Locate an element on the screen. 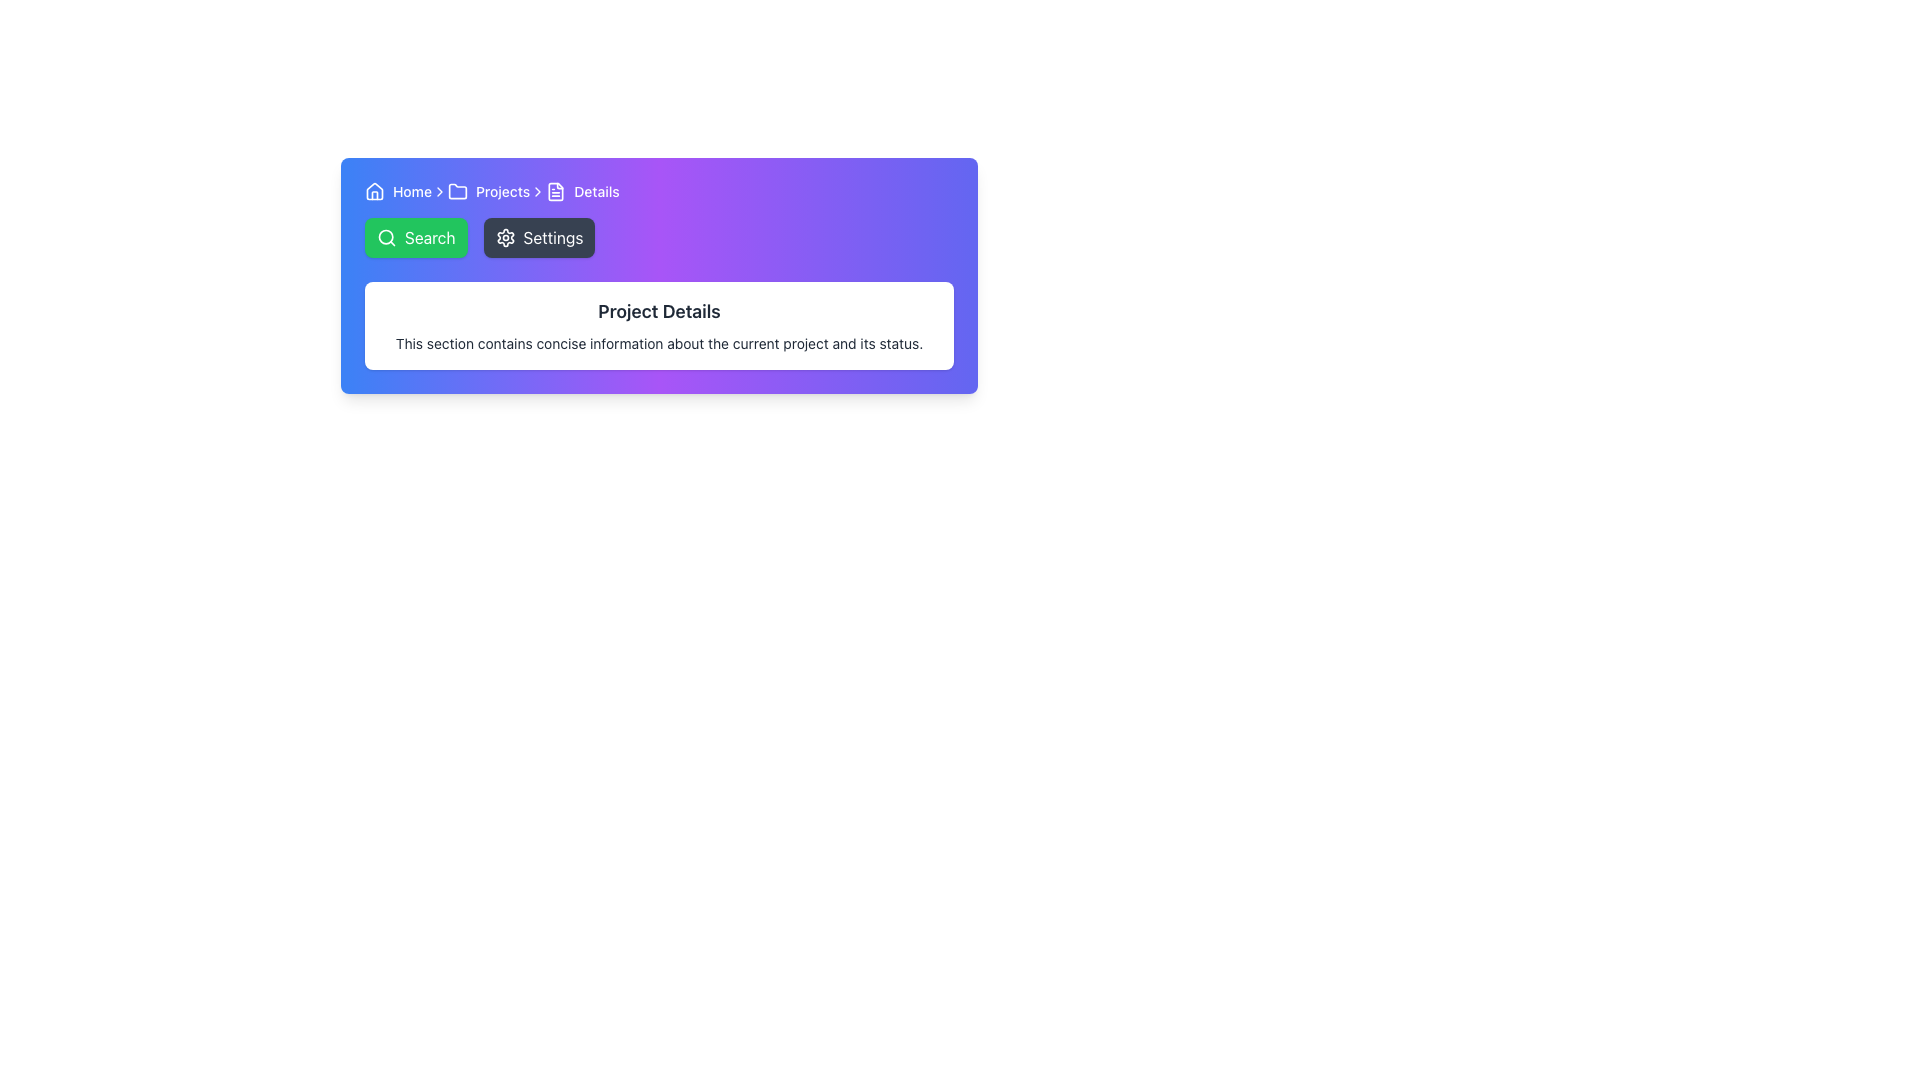 The width and height of the screenshot is (1920, 1080). the 'Details' breadcrumb navigation item, which is a text label with a document icon and a purple background, positioned to the right of the 'Projects' label is located at coordinates (582, 192).